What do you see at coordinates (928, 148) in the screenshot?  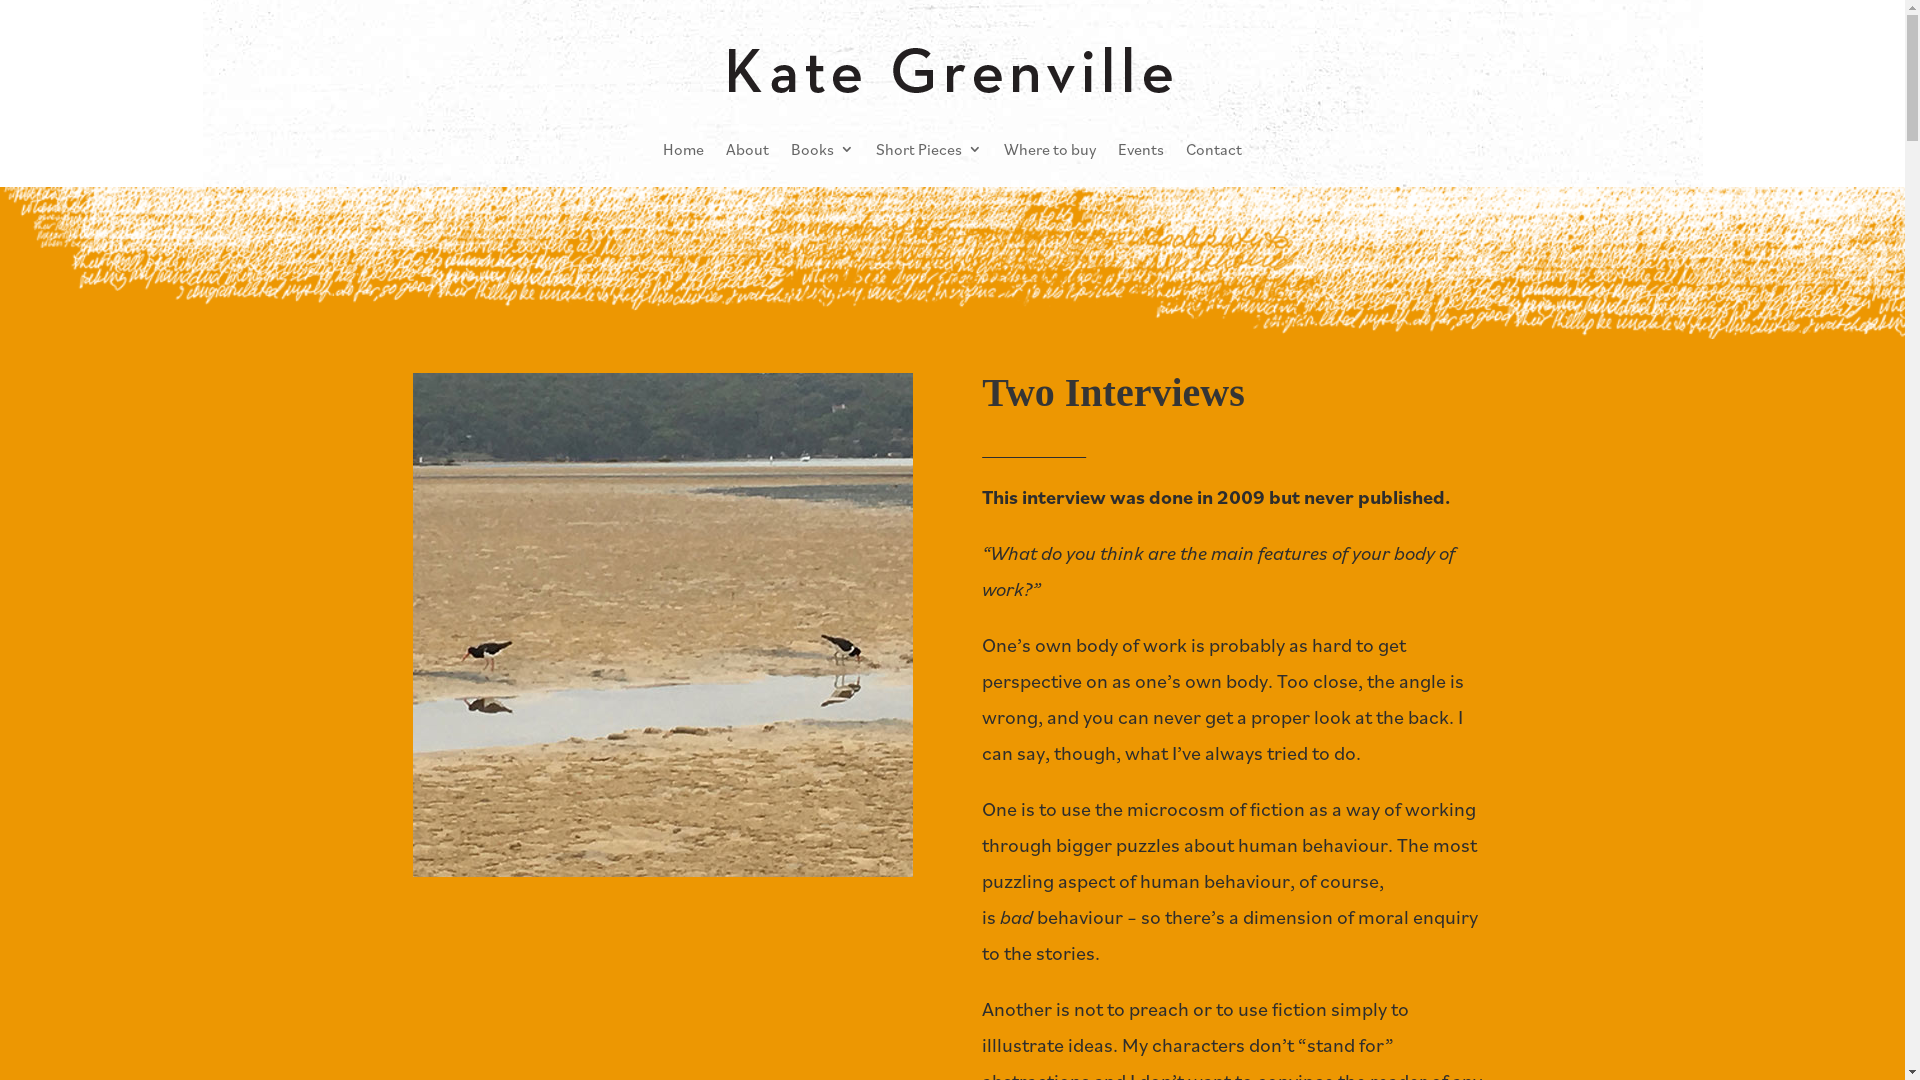 I see `'Short Pieces'` at bounding box center [928, 148].